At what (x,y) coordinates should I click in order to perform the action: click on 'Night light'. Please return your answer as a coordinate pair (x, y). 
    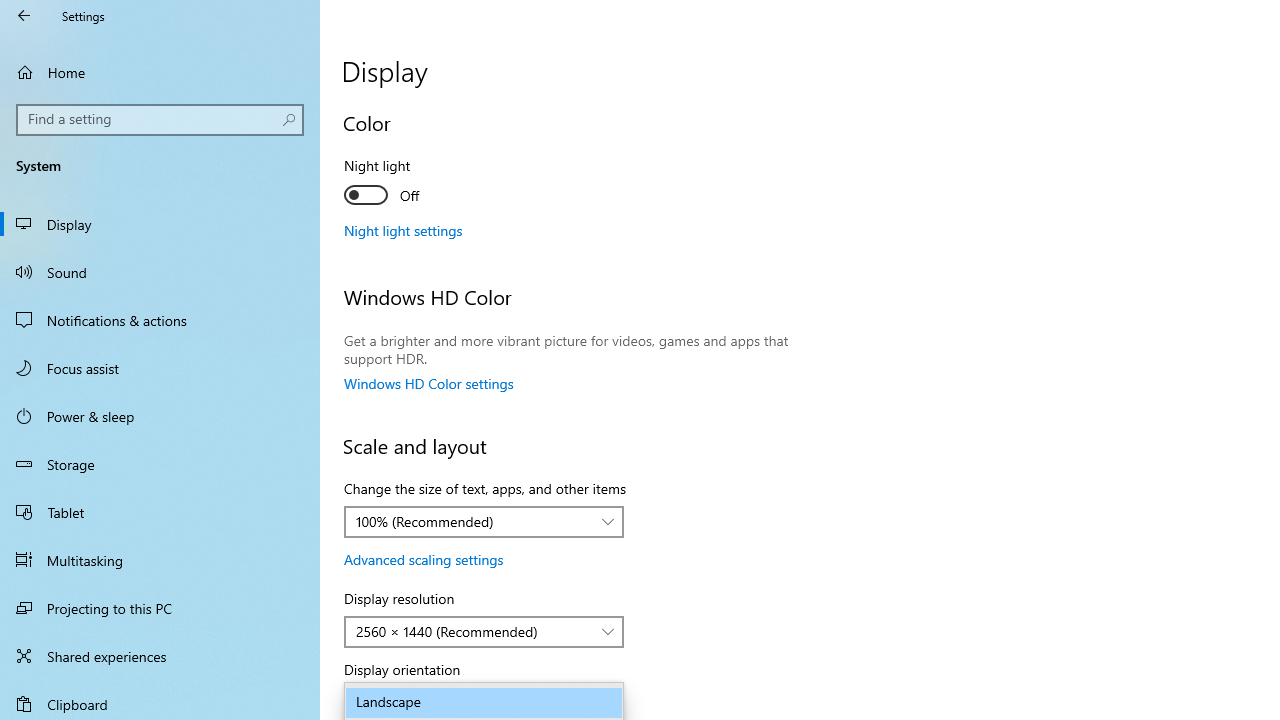
    Looking at the image, I should click on (416, 183).